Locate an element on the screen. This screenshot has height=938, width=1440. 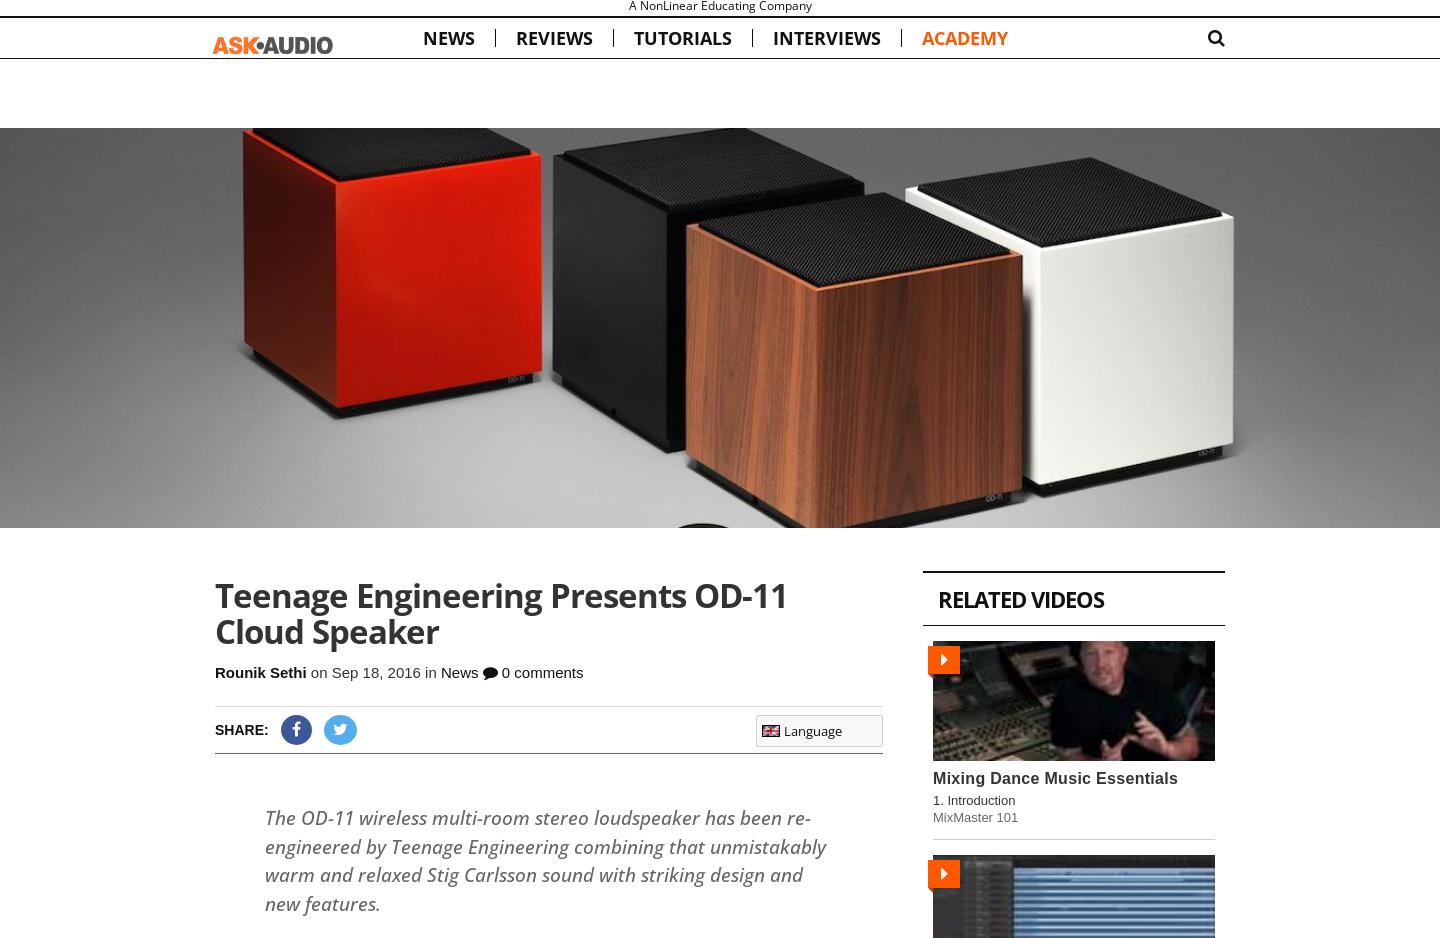
'Create Account' is located at coordinates (1179, 16).